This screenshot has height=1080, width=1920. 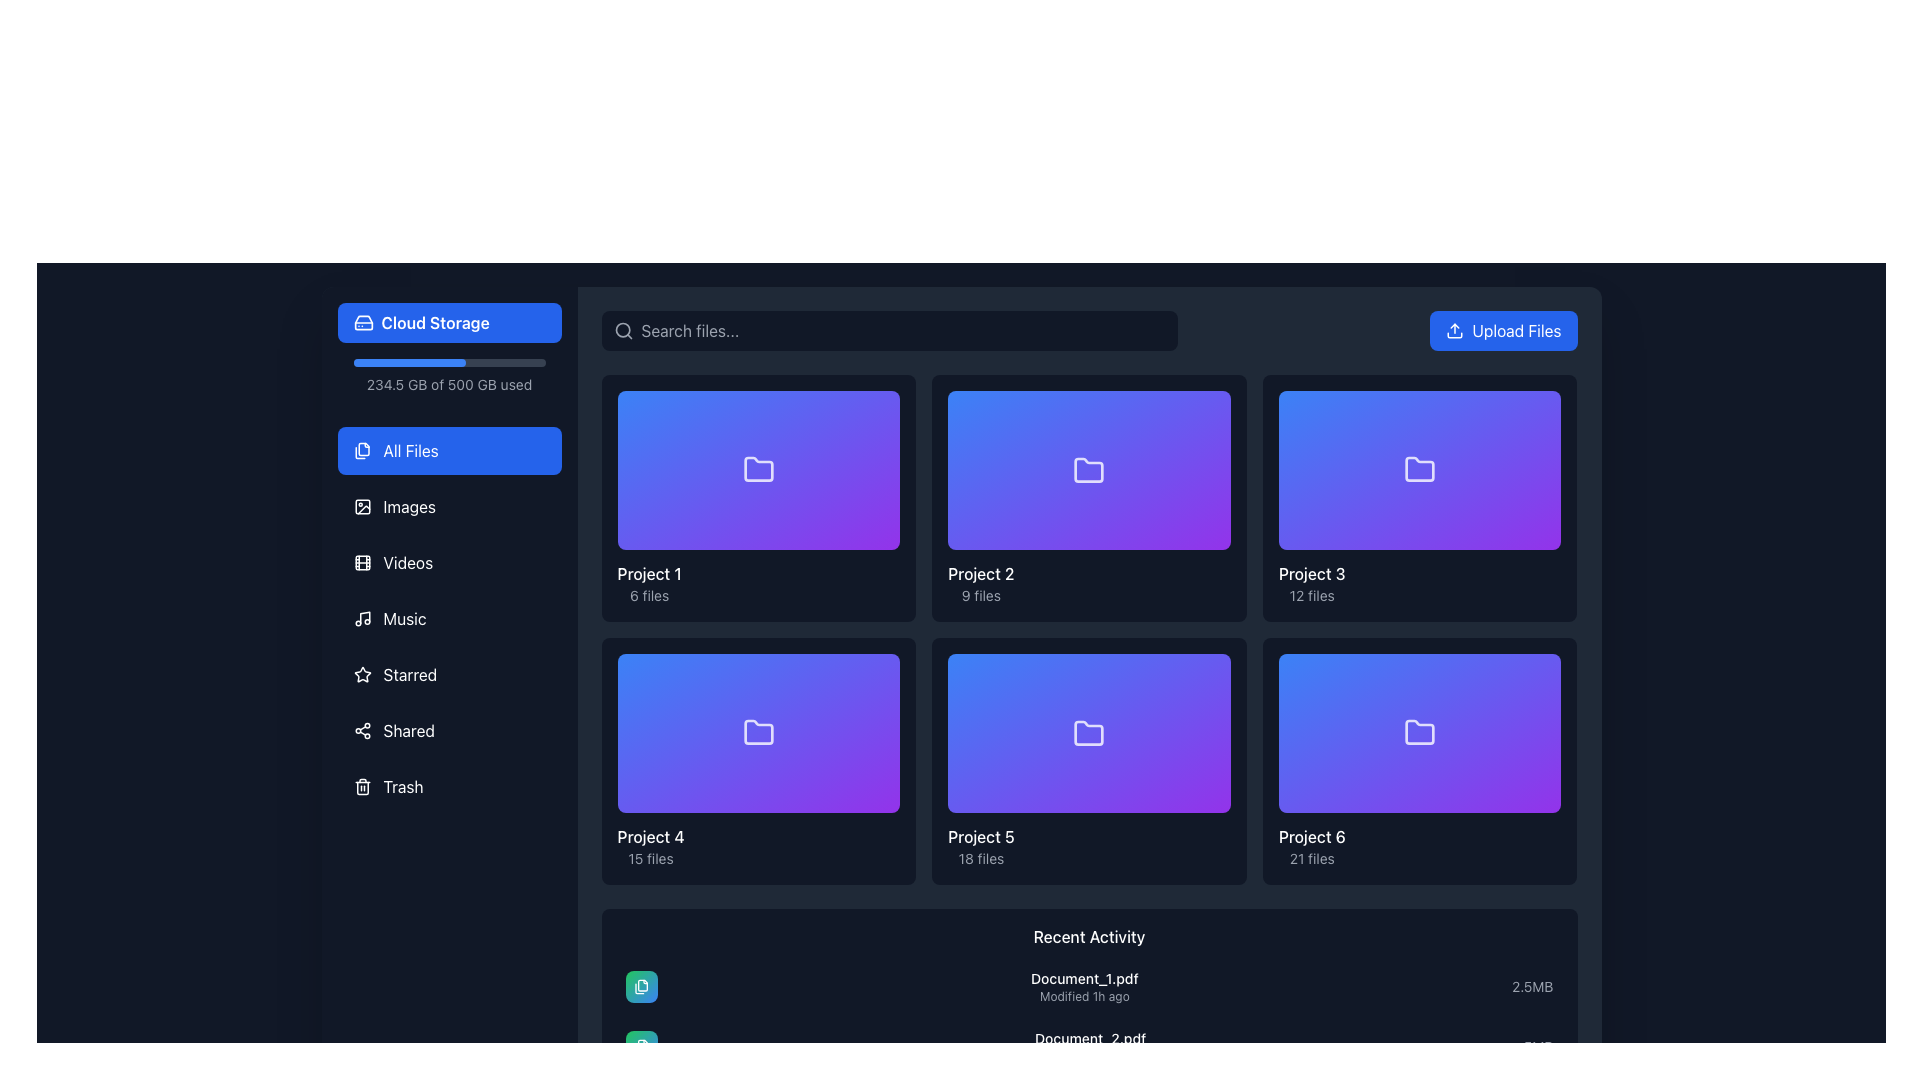 What do you see at coordinates (448, 322) in the screenshot?
I see `the cloud storage navigation button located at the top of the left panel to elicit a hover effect` at bounding box center [448, 322].